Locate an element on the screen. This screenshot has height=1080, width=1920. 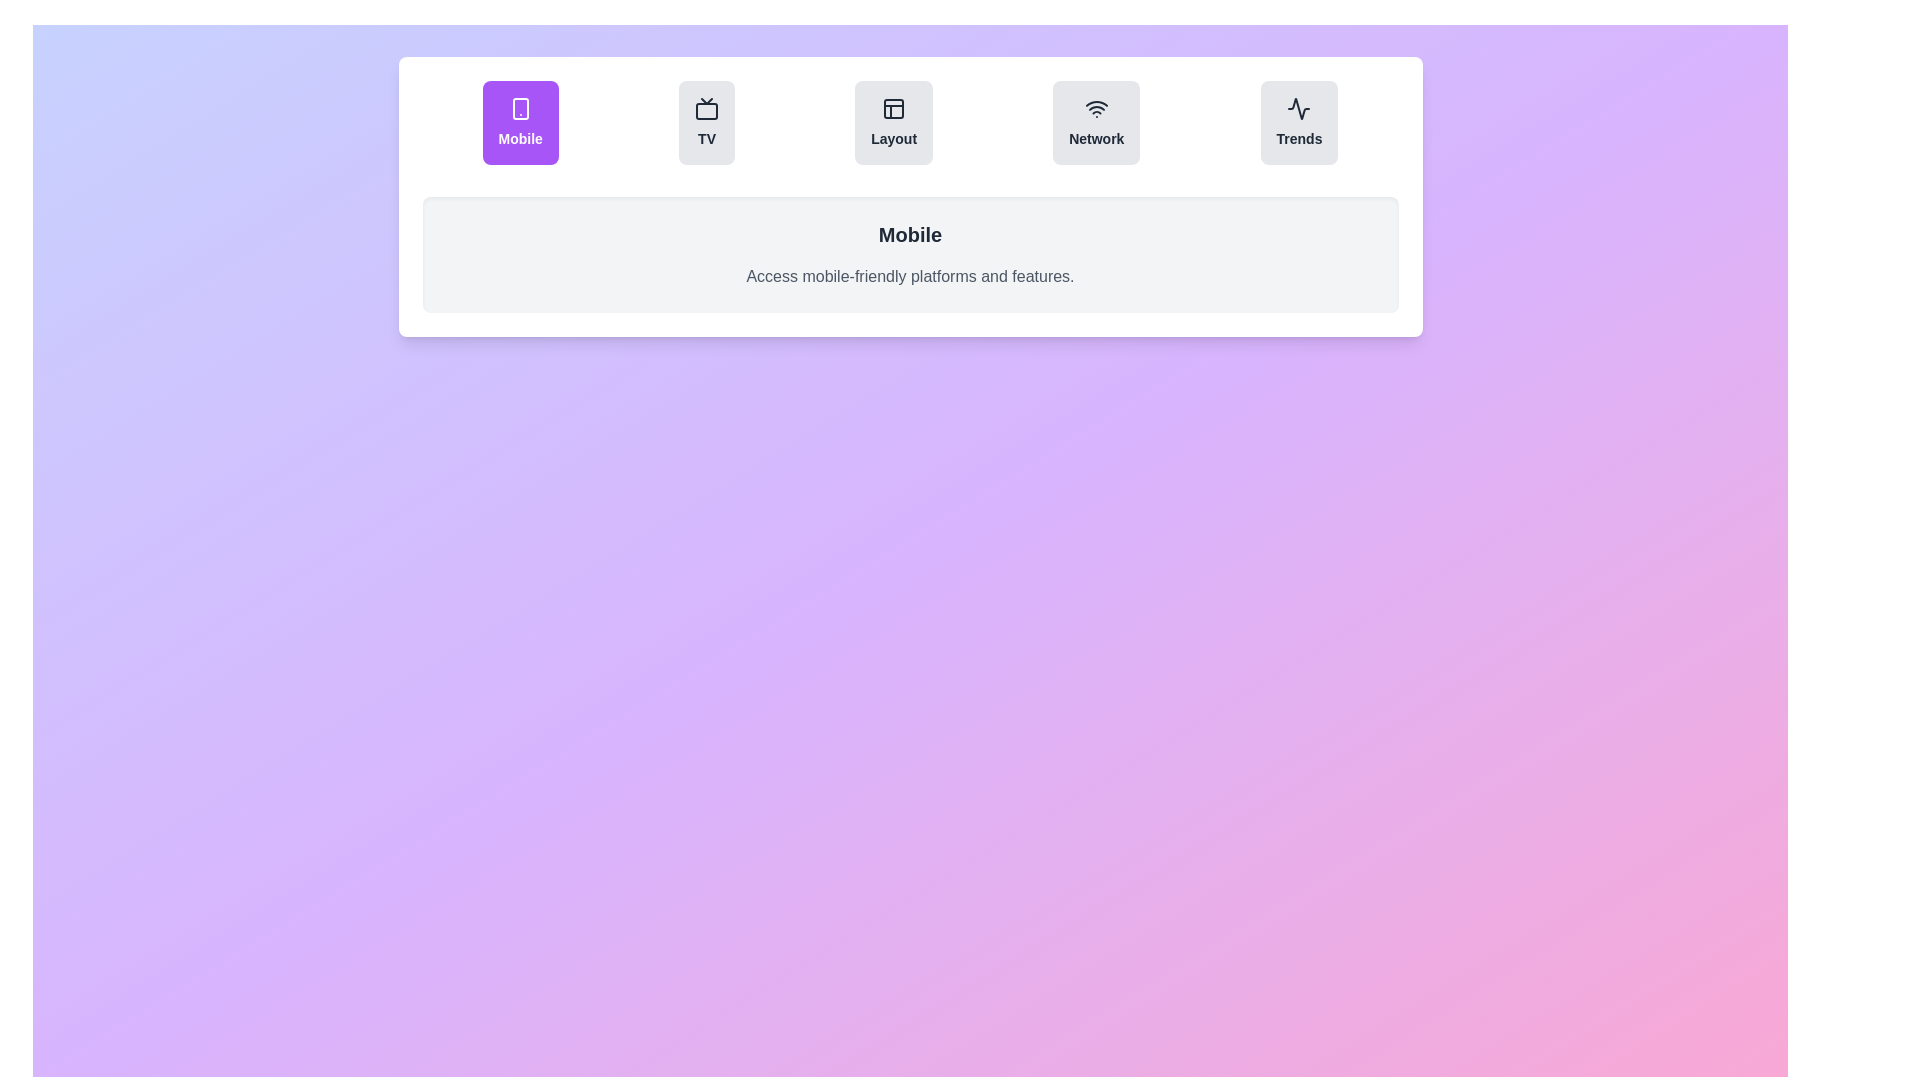
the icon resembling a simplified layout design, which is centrally located above the text label 'Layout' in the horizontal menu component is located at coordinates (893, 108).